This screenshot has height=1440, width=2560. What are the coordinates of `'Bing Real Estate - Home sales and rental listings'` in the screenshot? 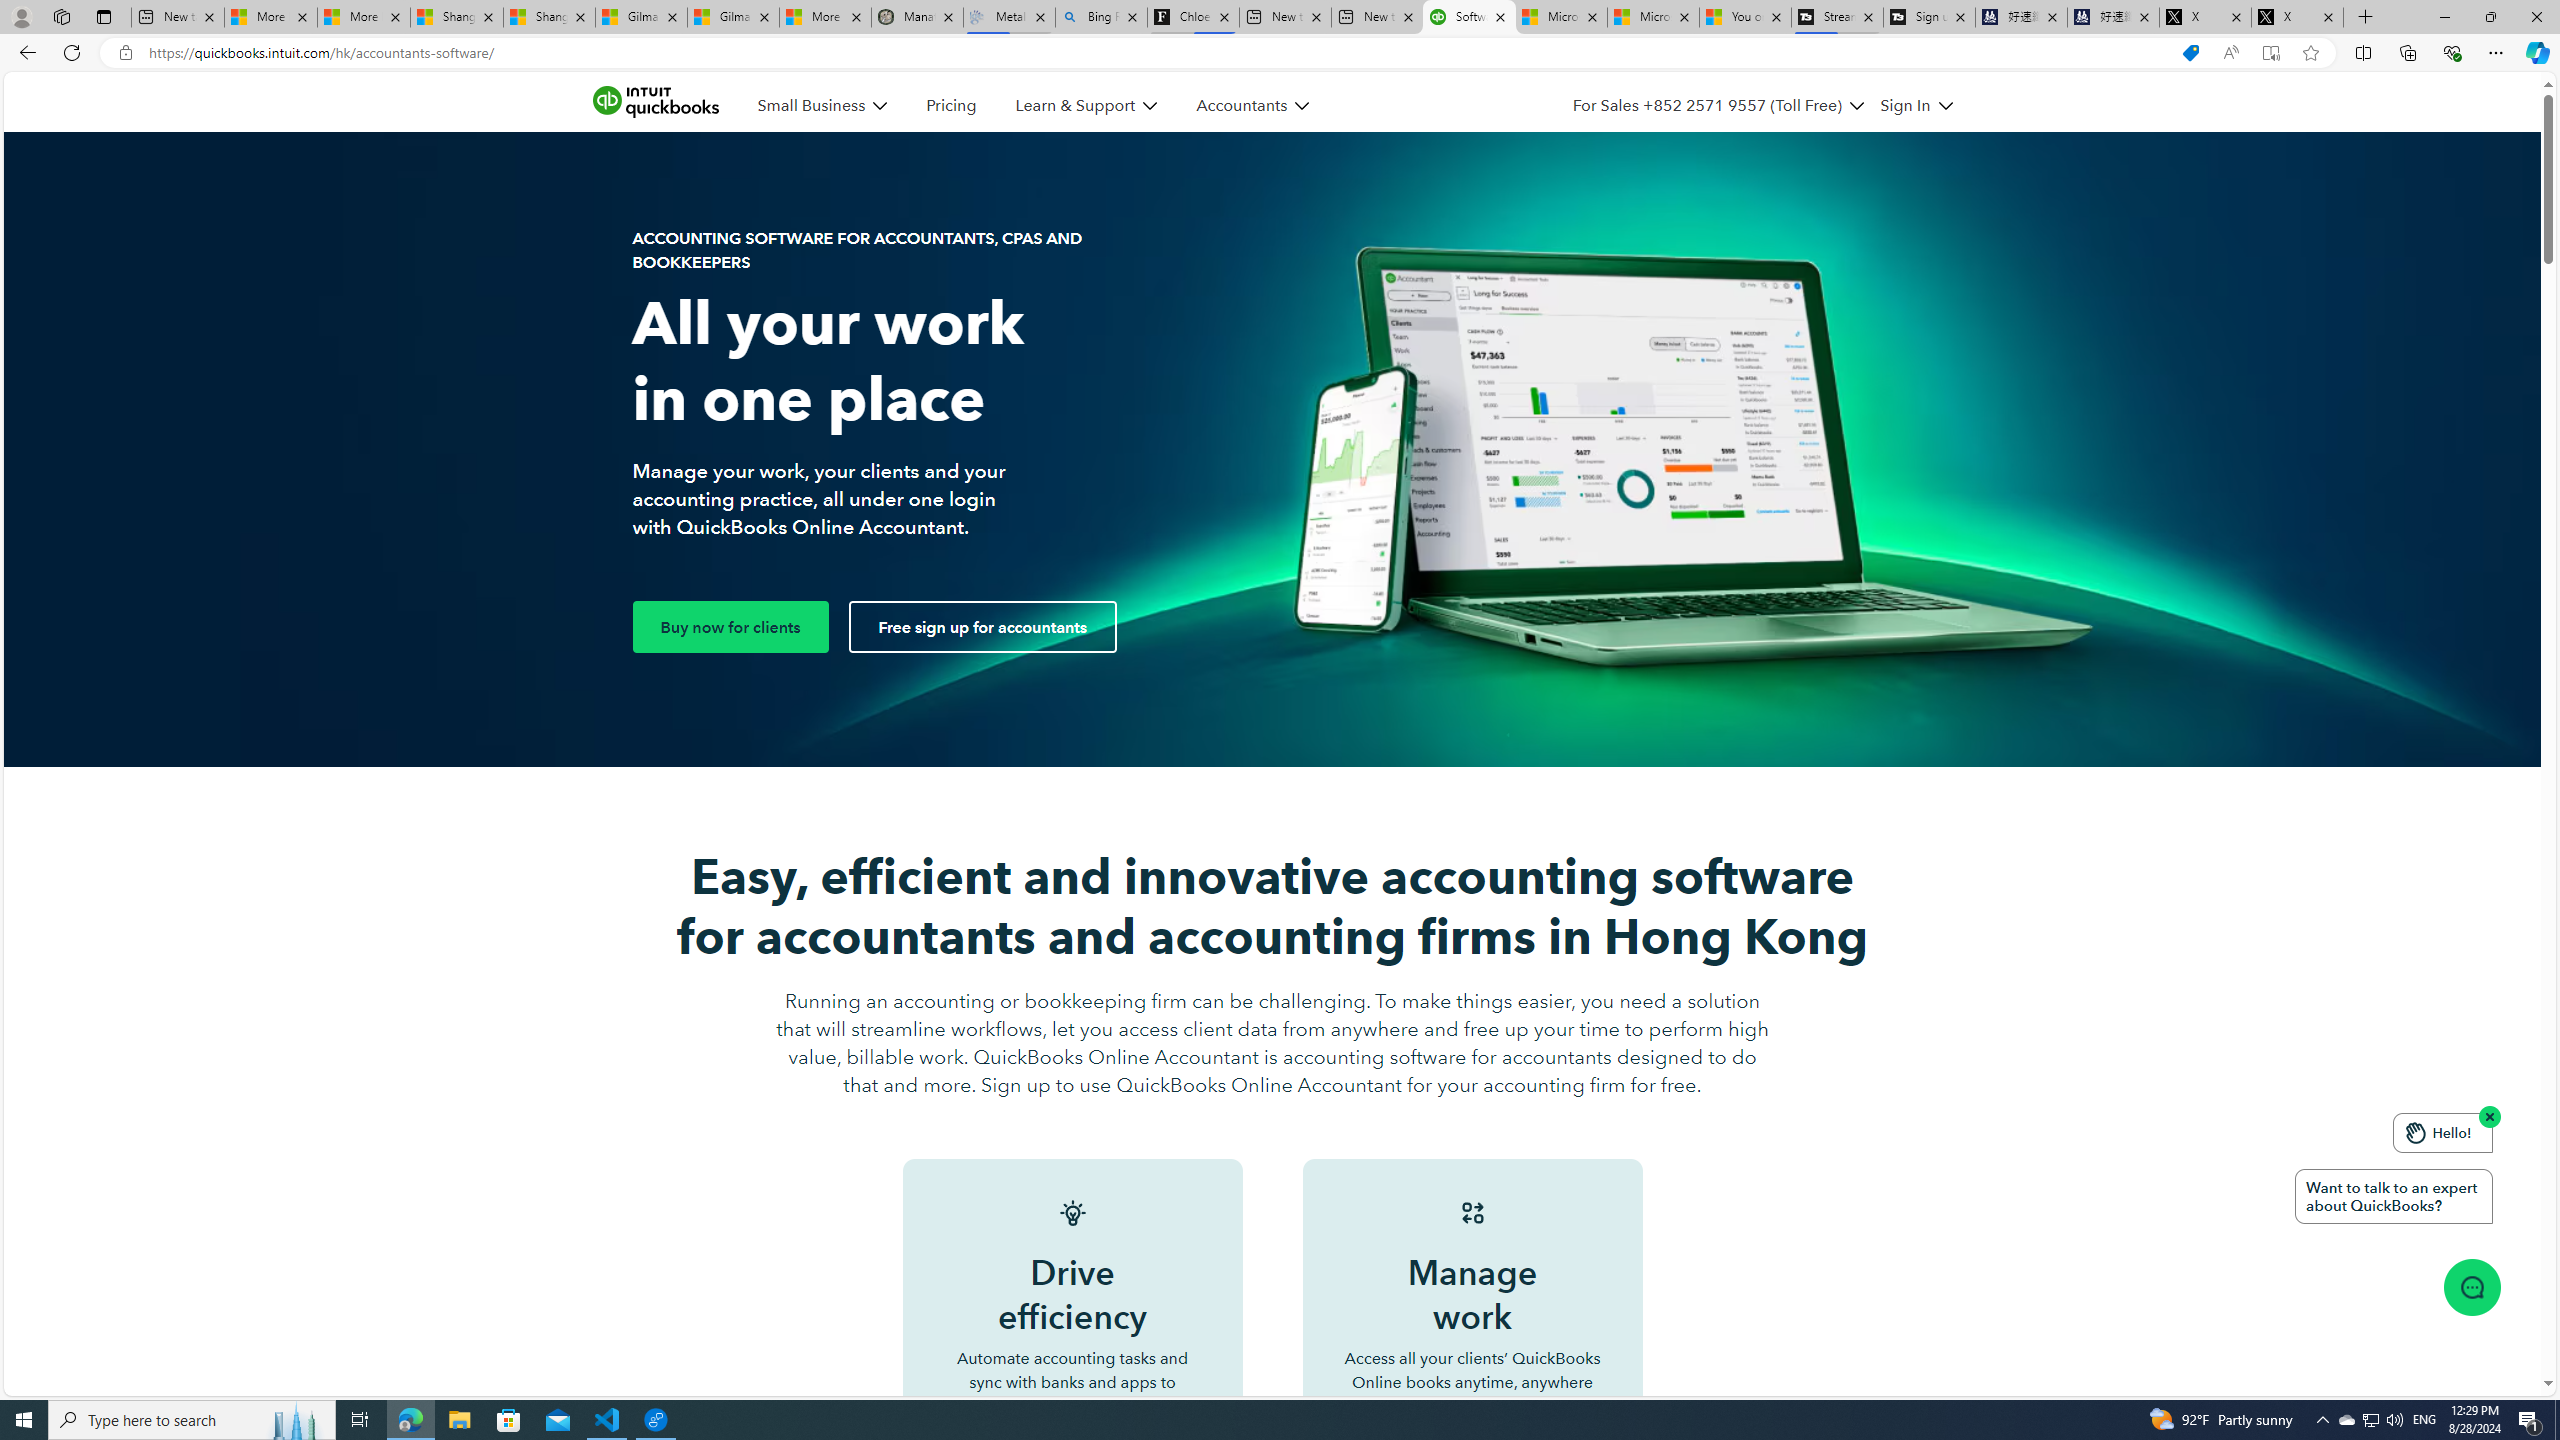 It's located at (1101, 16).